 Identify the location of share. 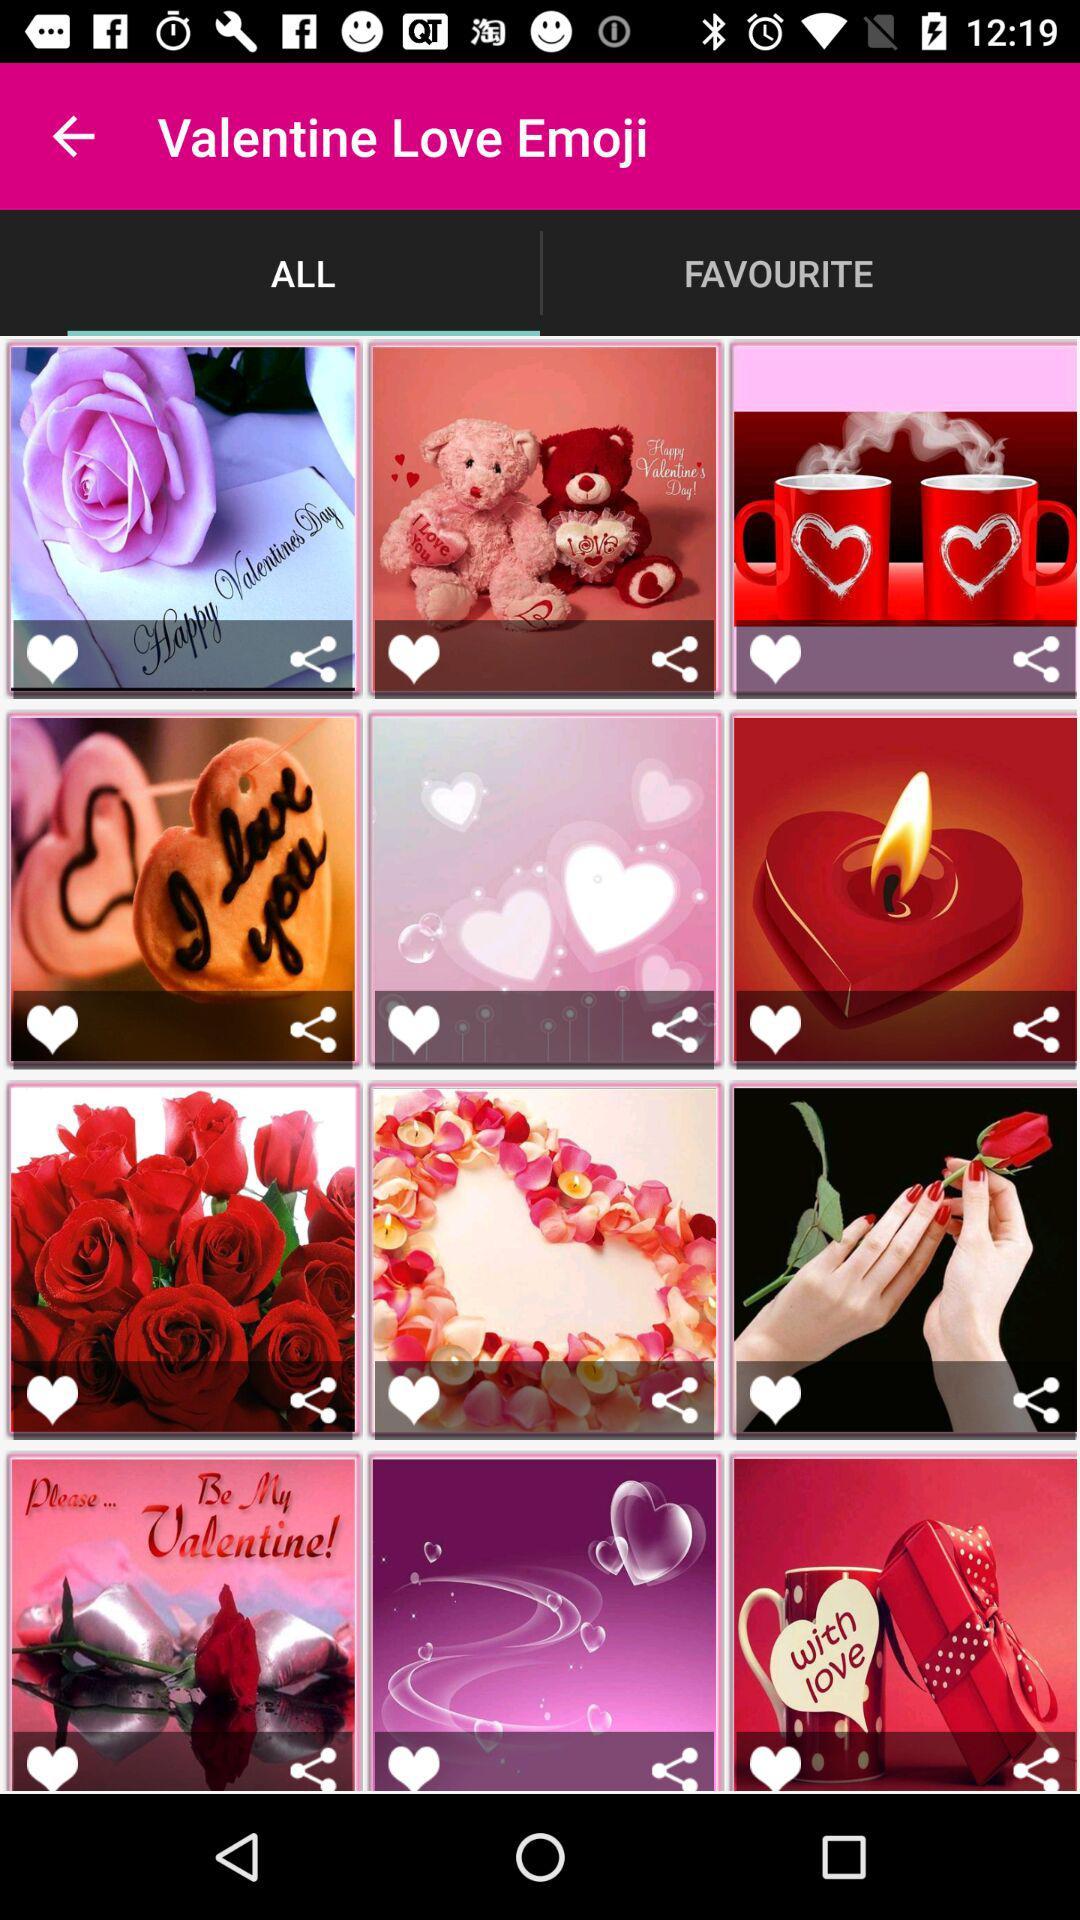
(675, 1029).